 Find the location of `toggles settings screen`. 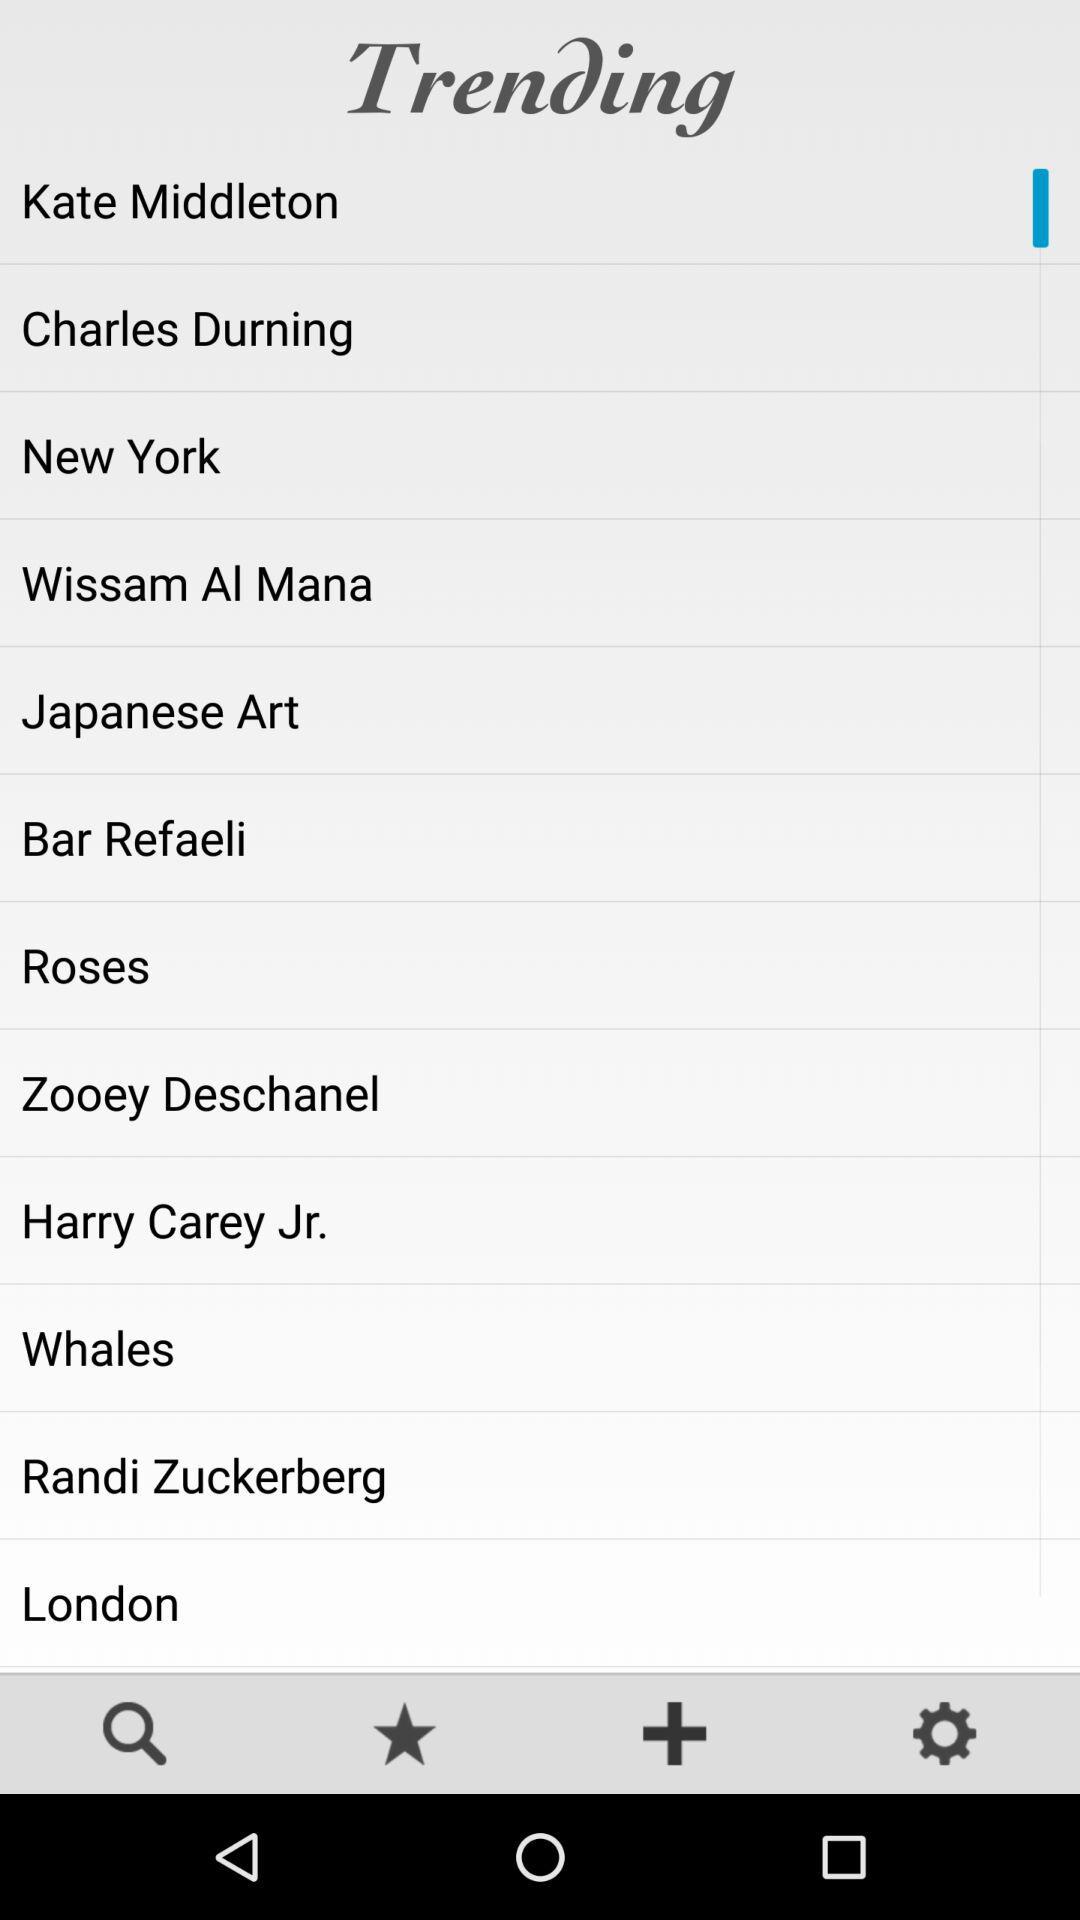

toggles settings screen is located at coordinates (945, 1735).